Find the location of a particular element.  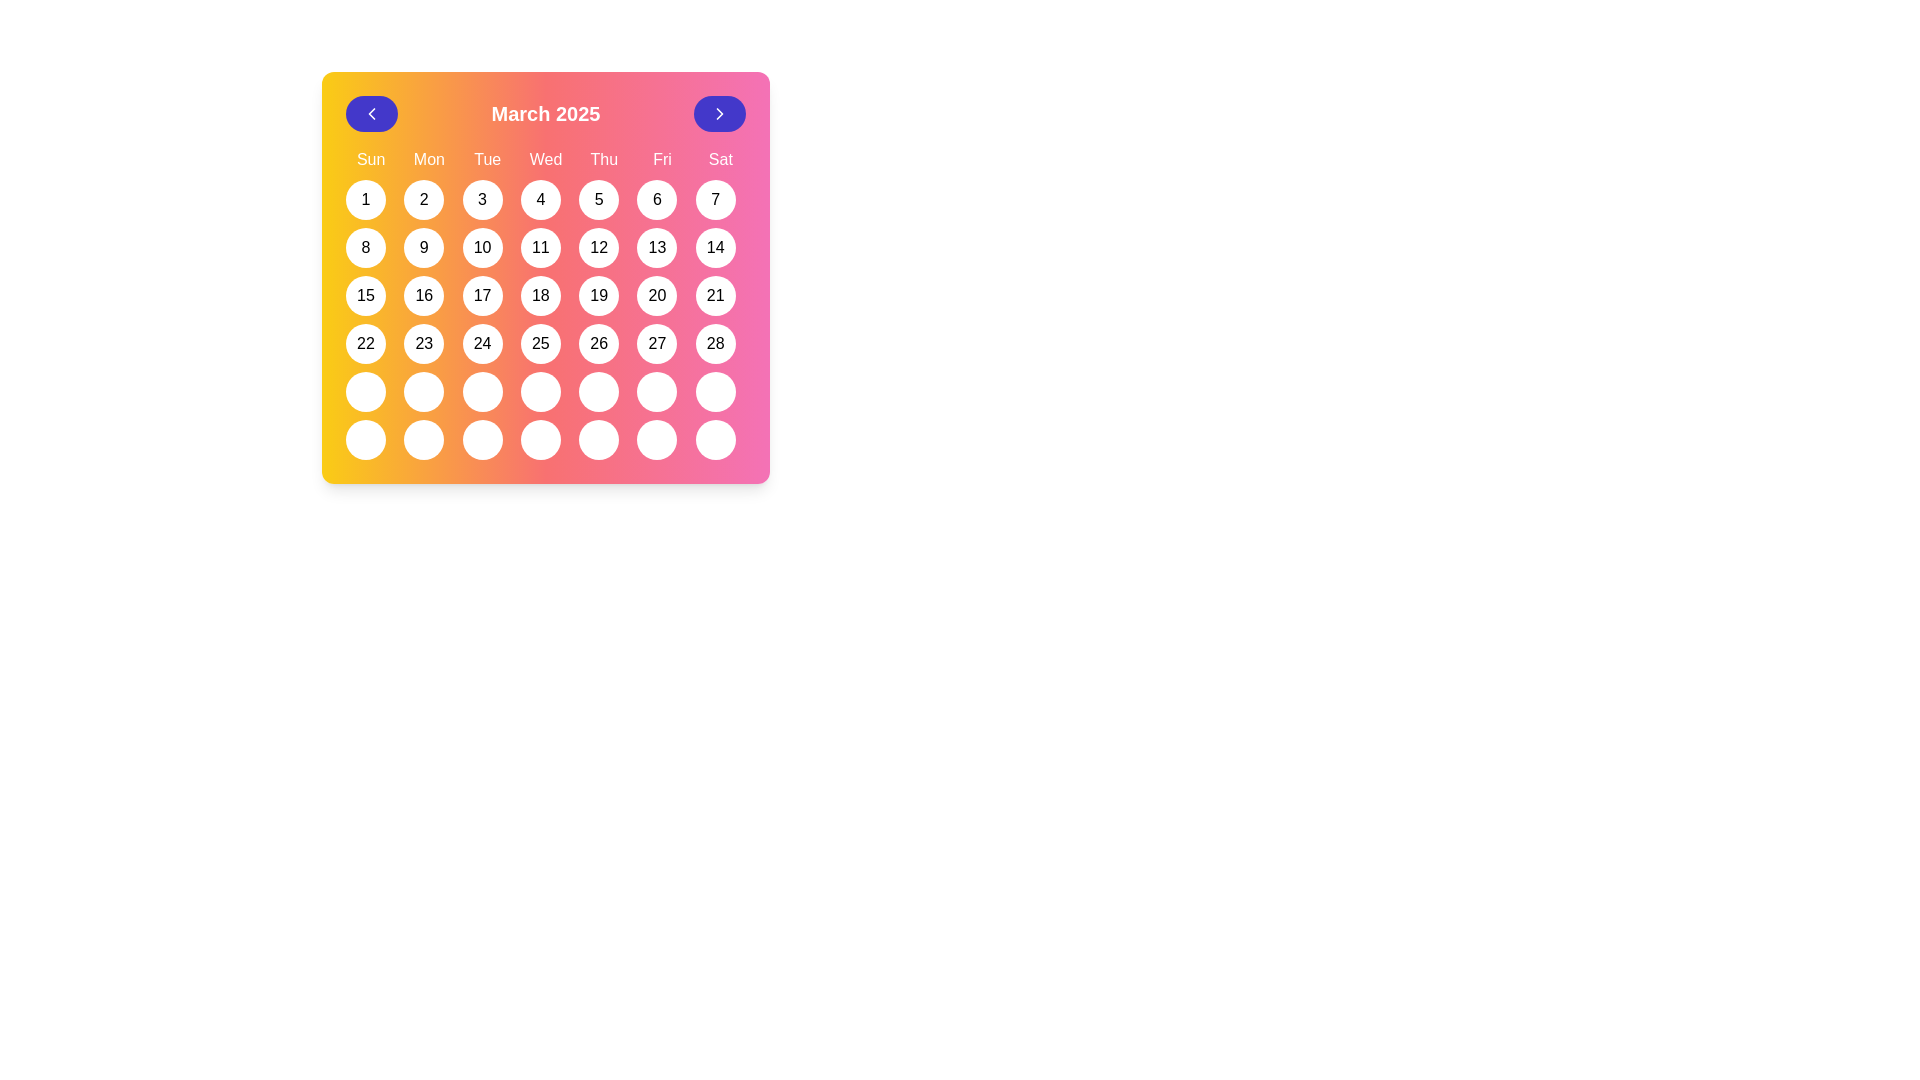

the button representing the date in the calendar interface located in the sixth row and seventh column of the grid is located at coordinates (715, 296).